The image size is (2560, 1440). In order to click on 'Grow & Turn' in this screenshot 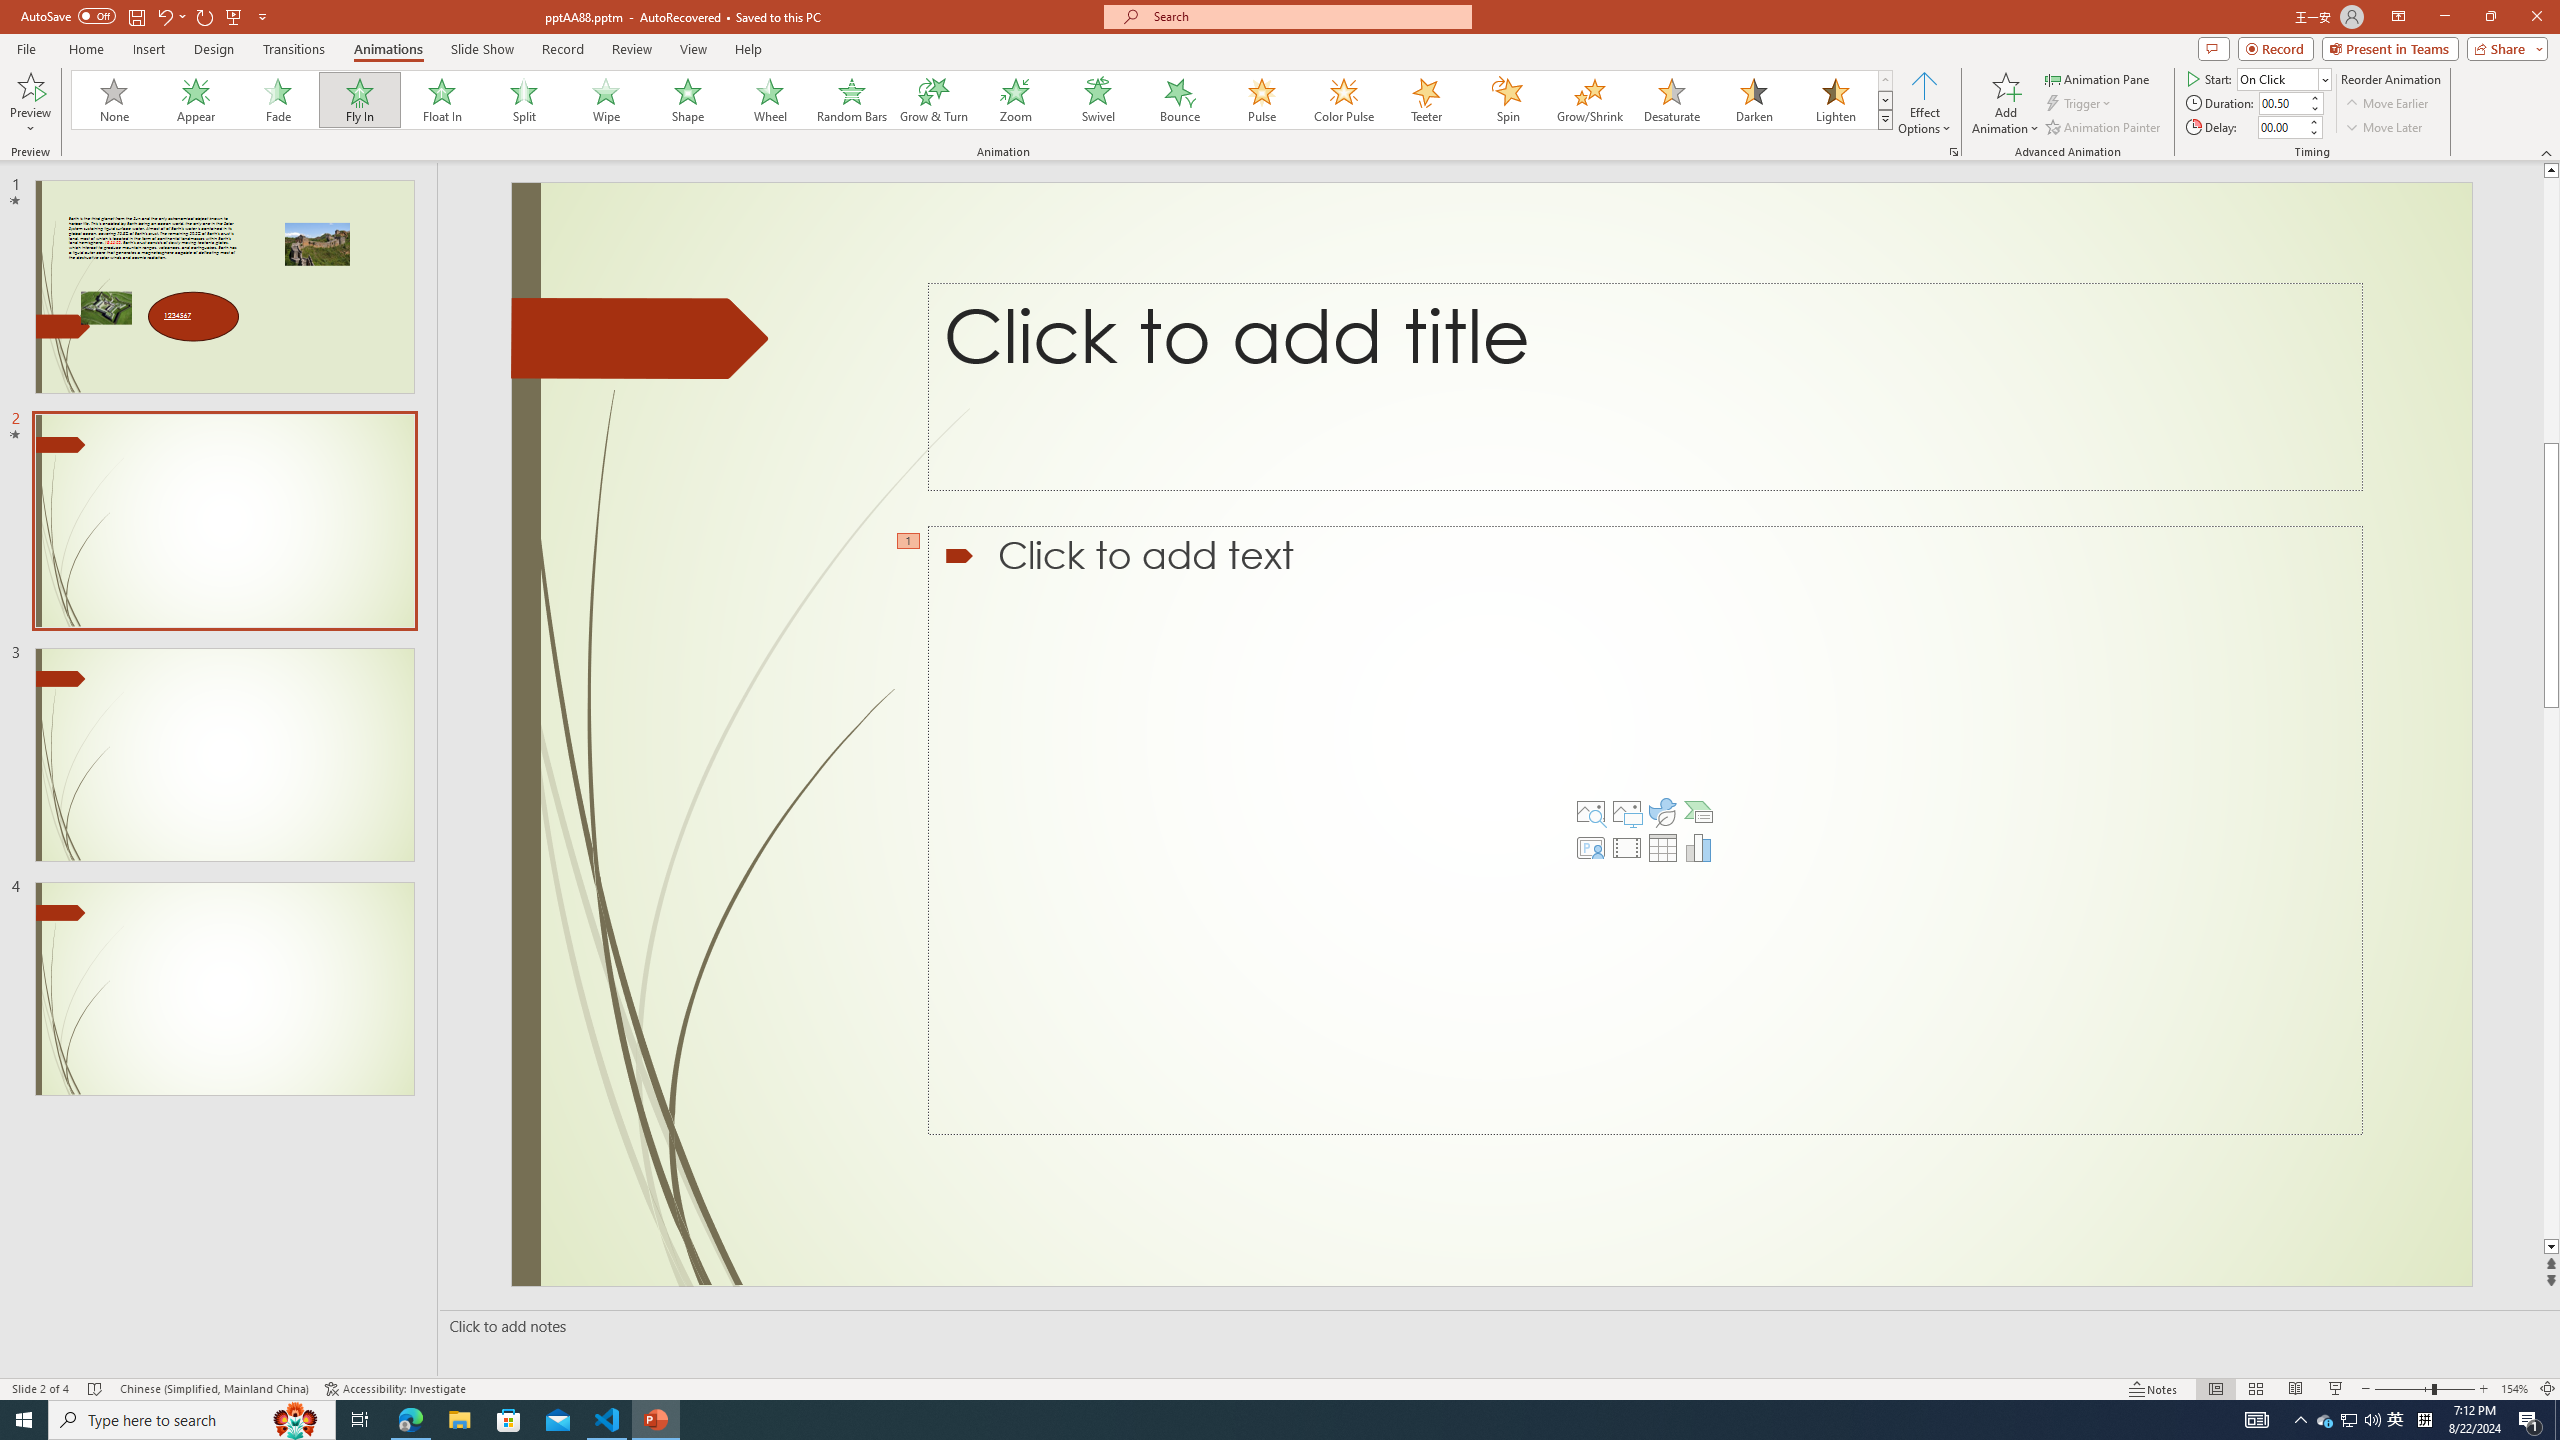, I will do `click(933, 99)`.